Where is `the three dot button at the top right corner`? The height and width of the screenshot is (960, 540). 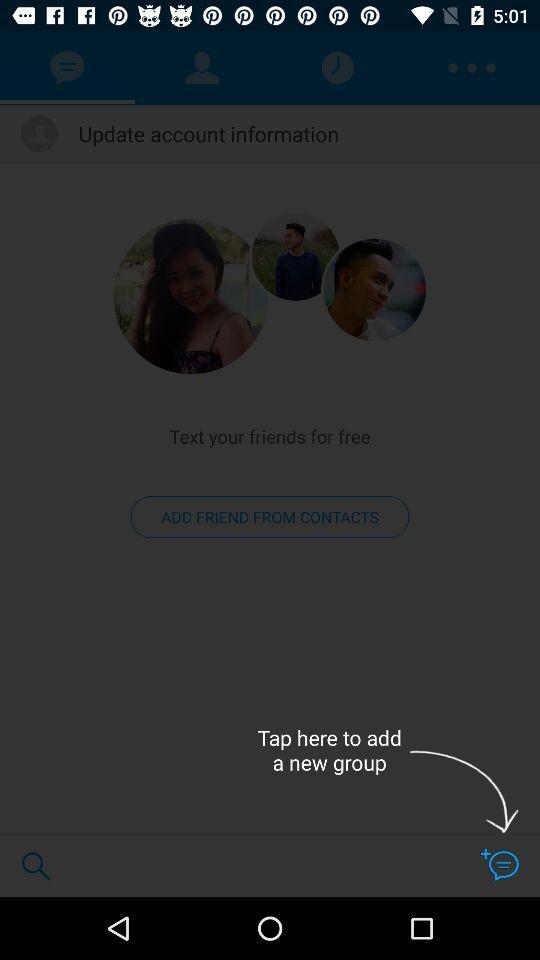
the three dot button at the top right corner is located at coordinates (472, 68).